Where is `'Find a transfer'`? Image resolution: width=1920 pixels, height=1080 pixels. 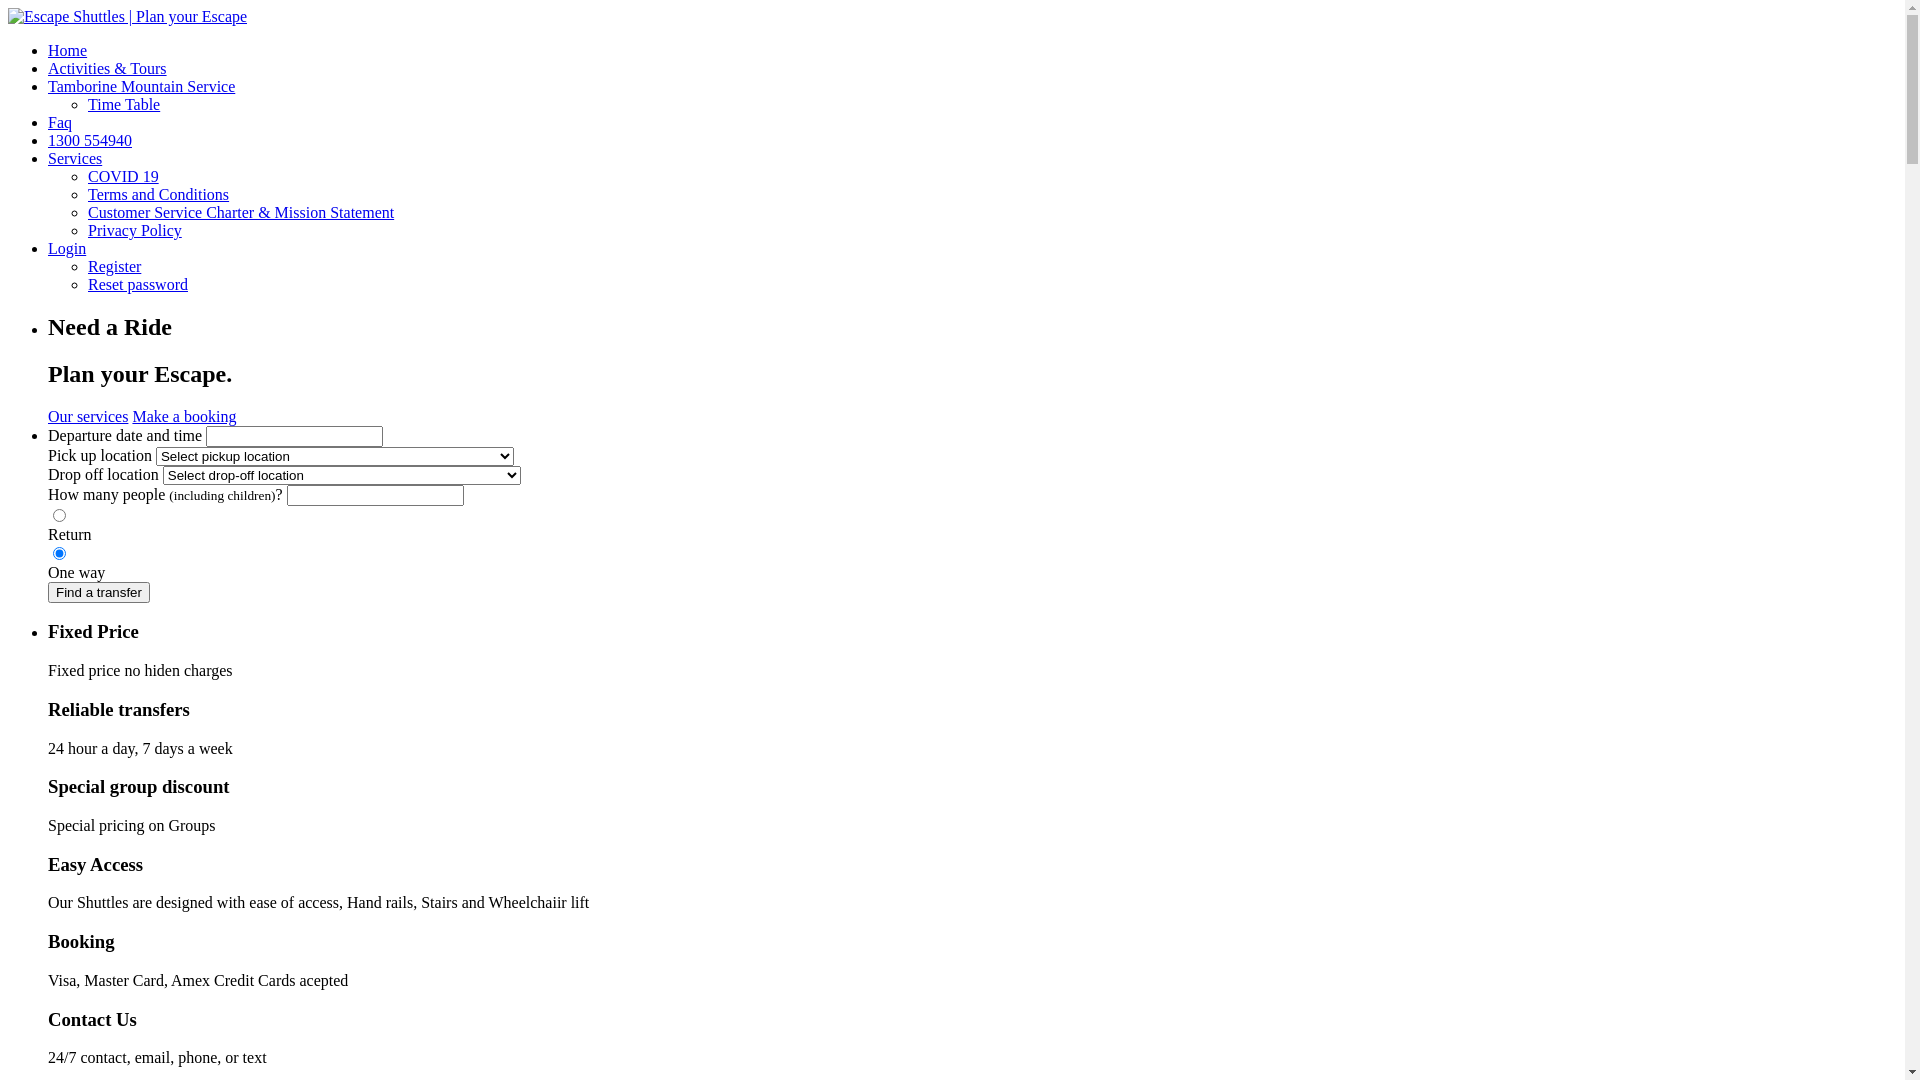
'Find a transfer' is located at coordinates (98, 591).